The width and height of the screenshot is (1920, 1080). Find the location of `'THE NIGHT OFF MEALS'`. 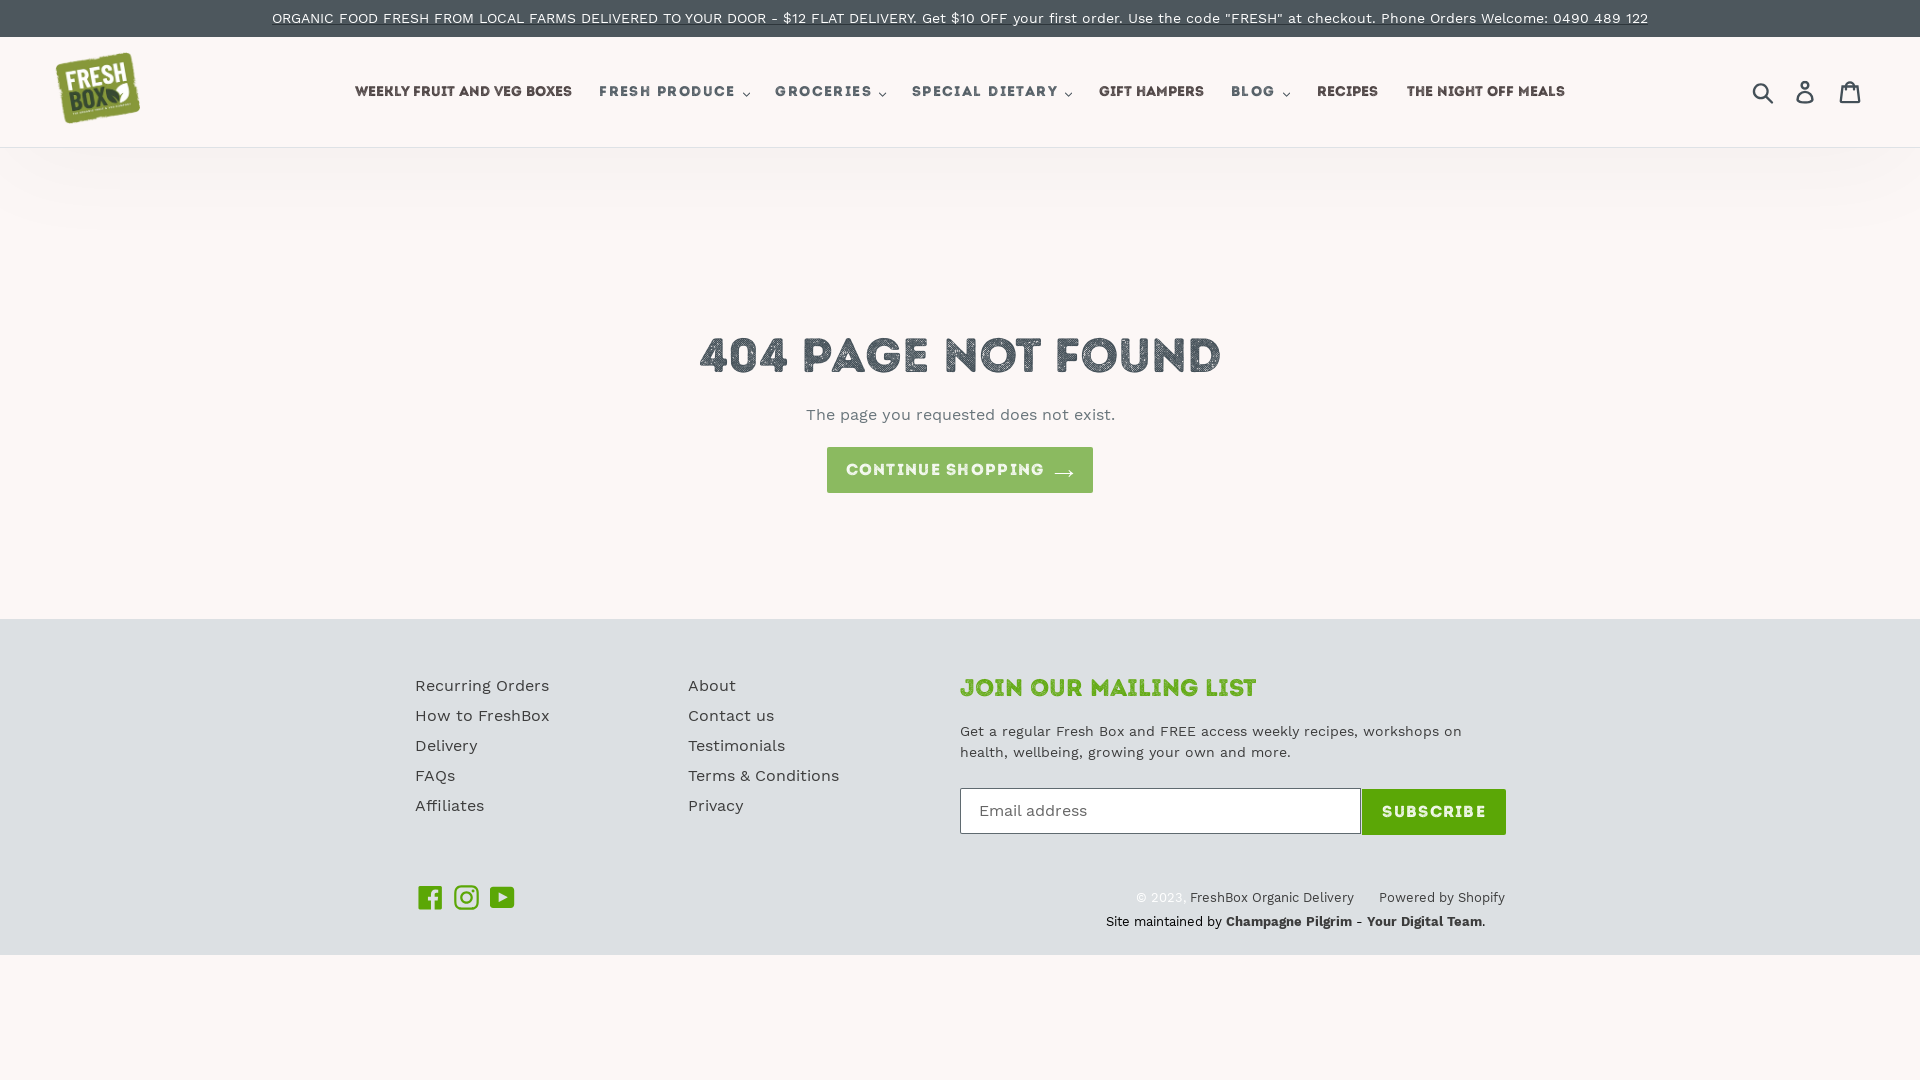

'THE NIGHT OFF MEALS' is located at coordinates (1486, 92).